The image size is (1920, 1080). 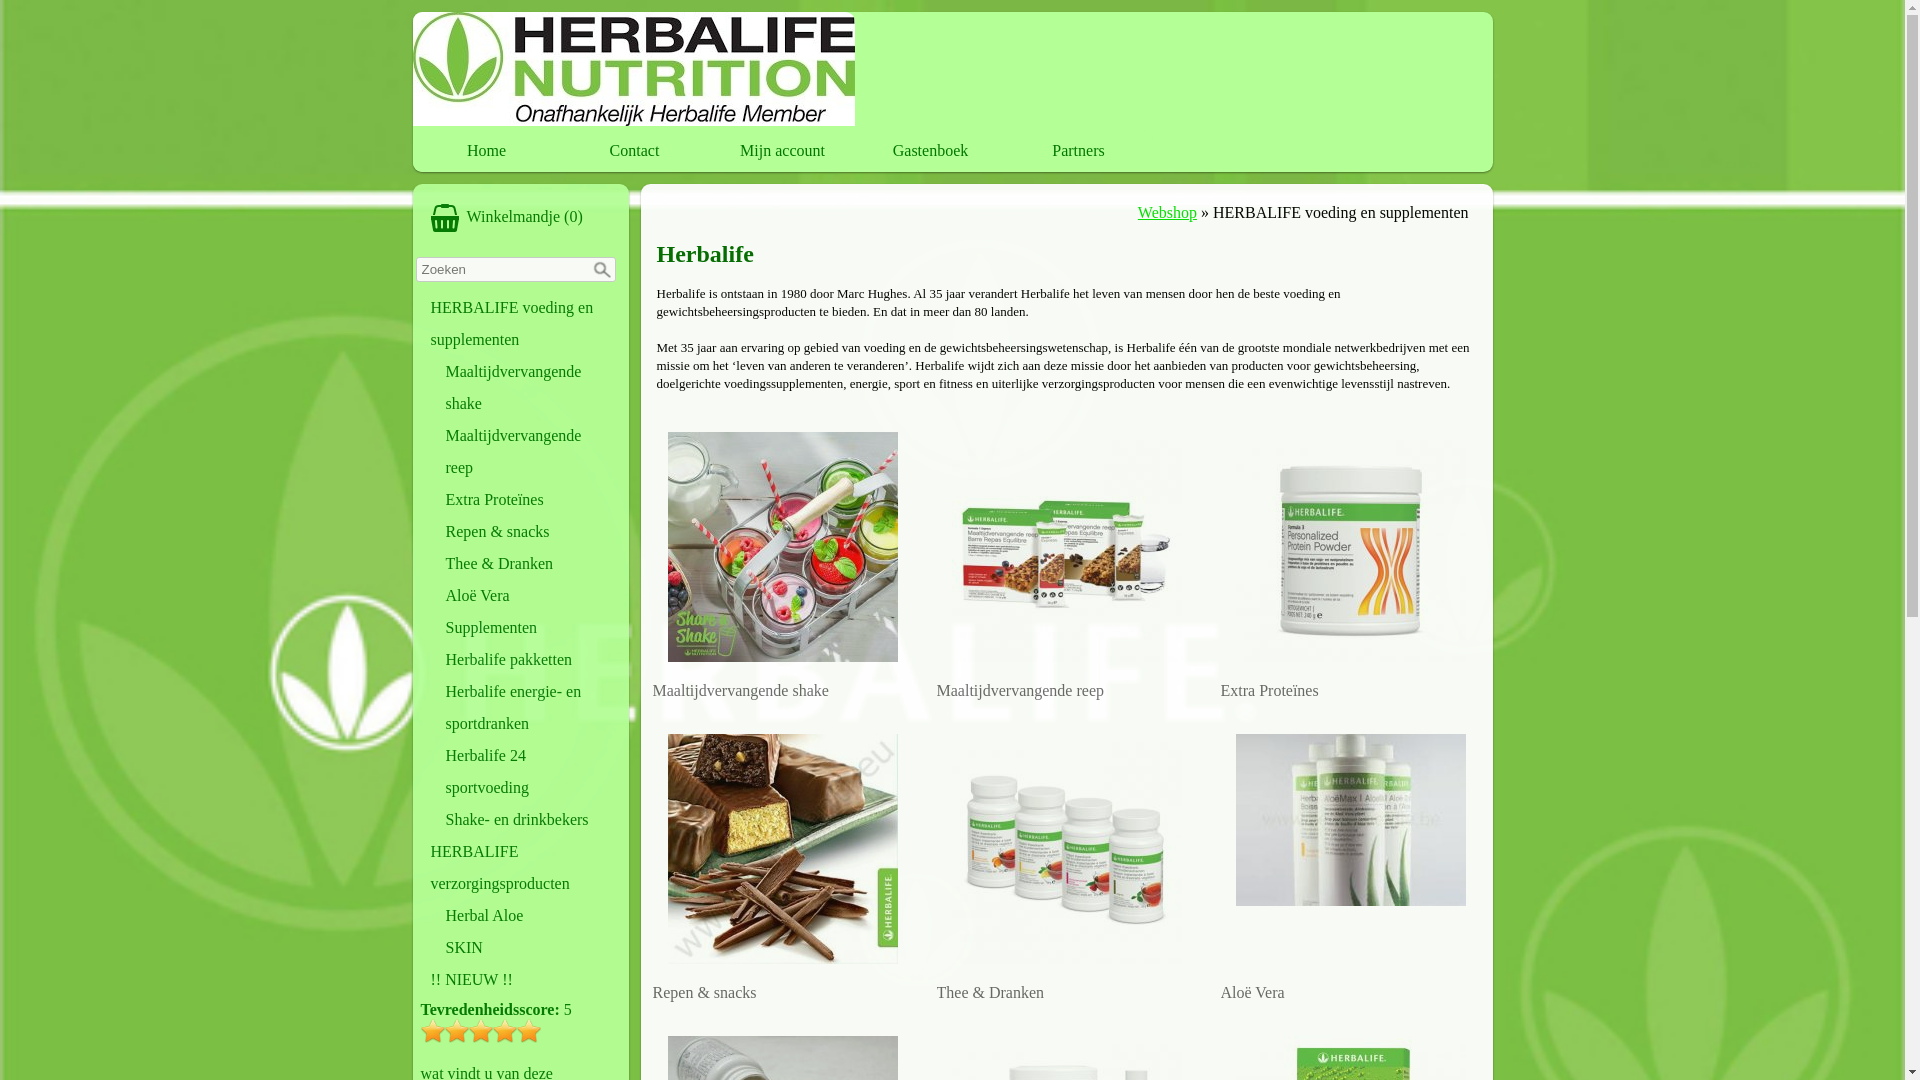 I want to click on 'Mijn account', so click(x=714, y=149).